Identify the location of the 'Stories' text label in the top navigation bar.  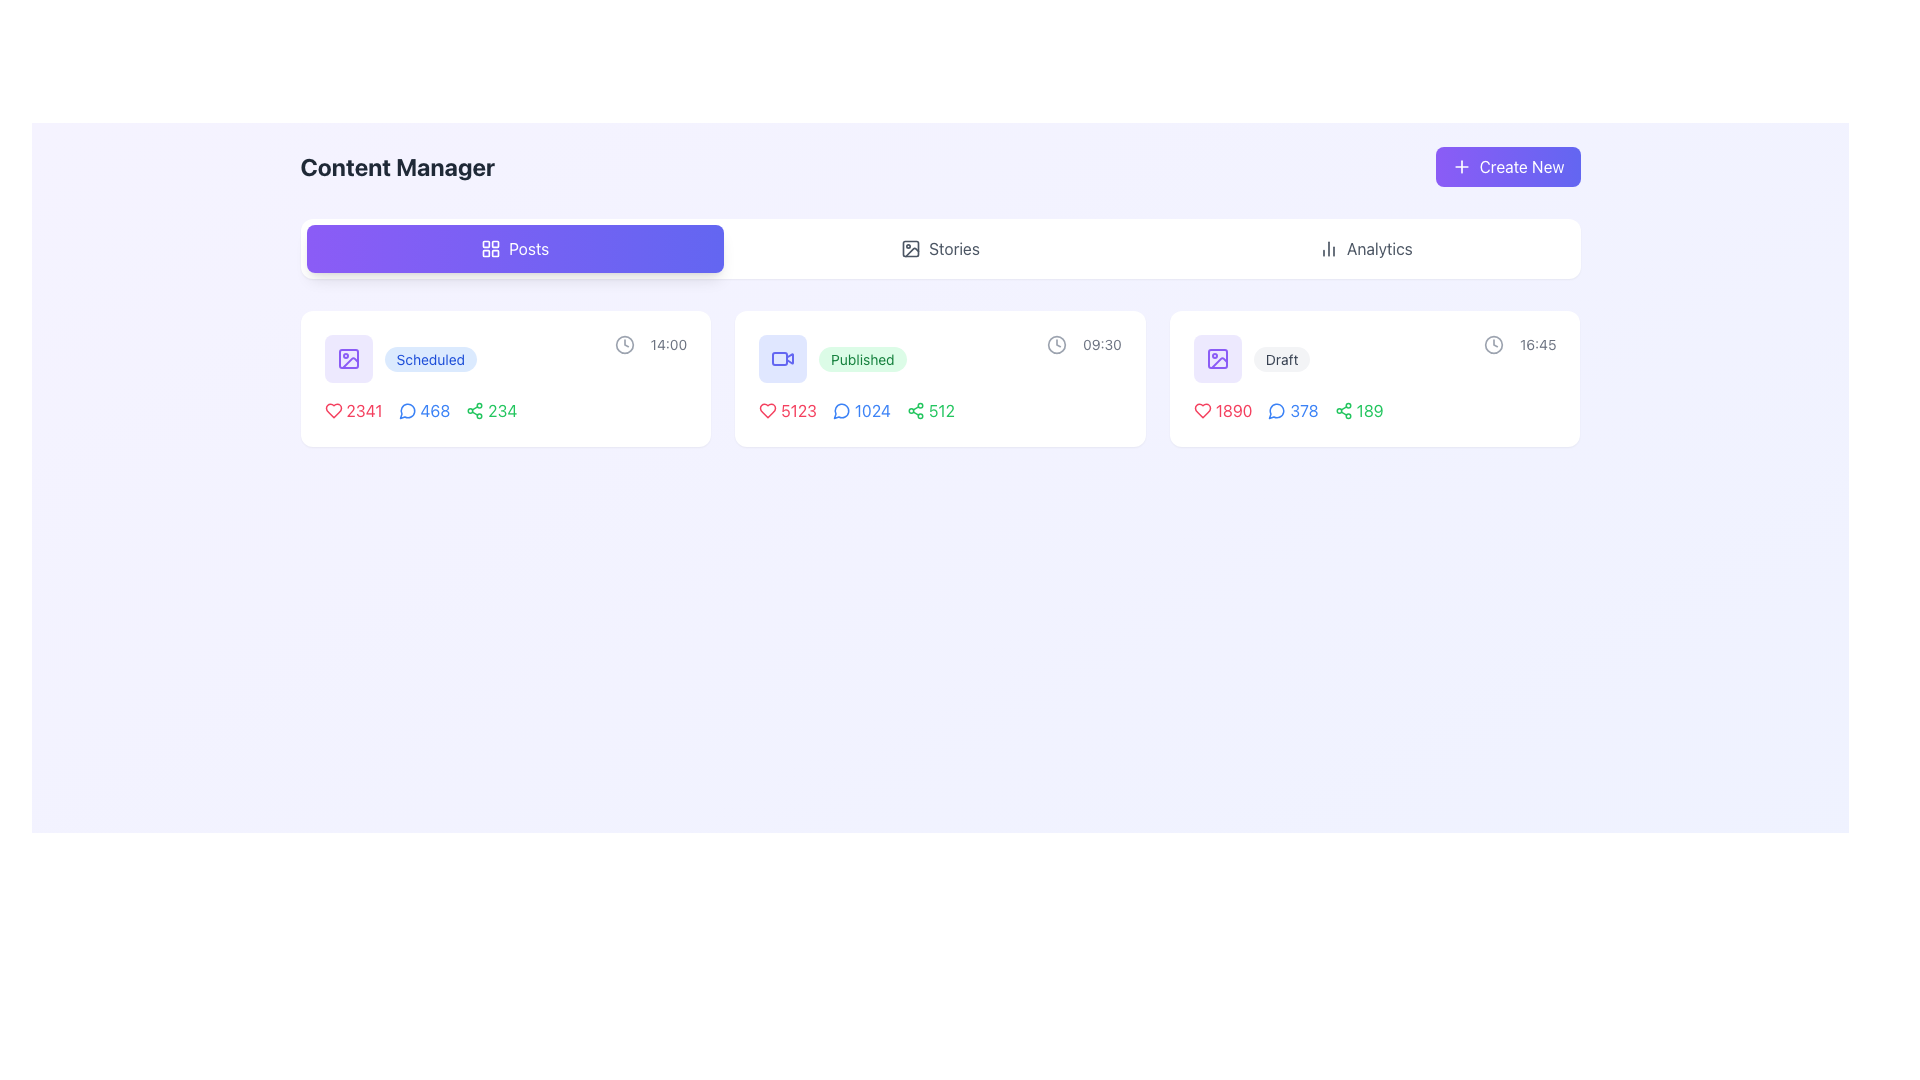
(953, 248).